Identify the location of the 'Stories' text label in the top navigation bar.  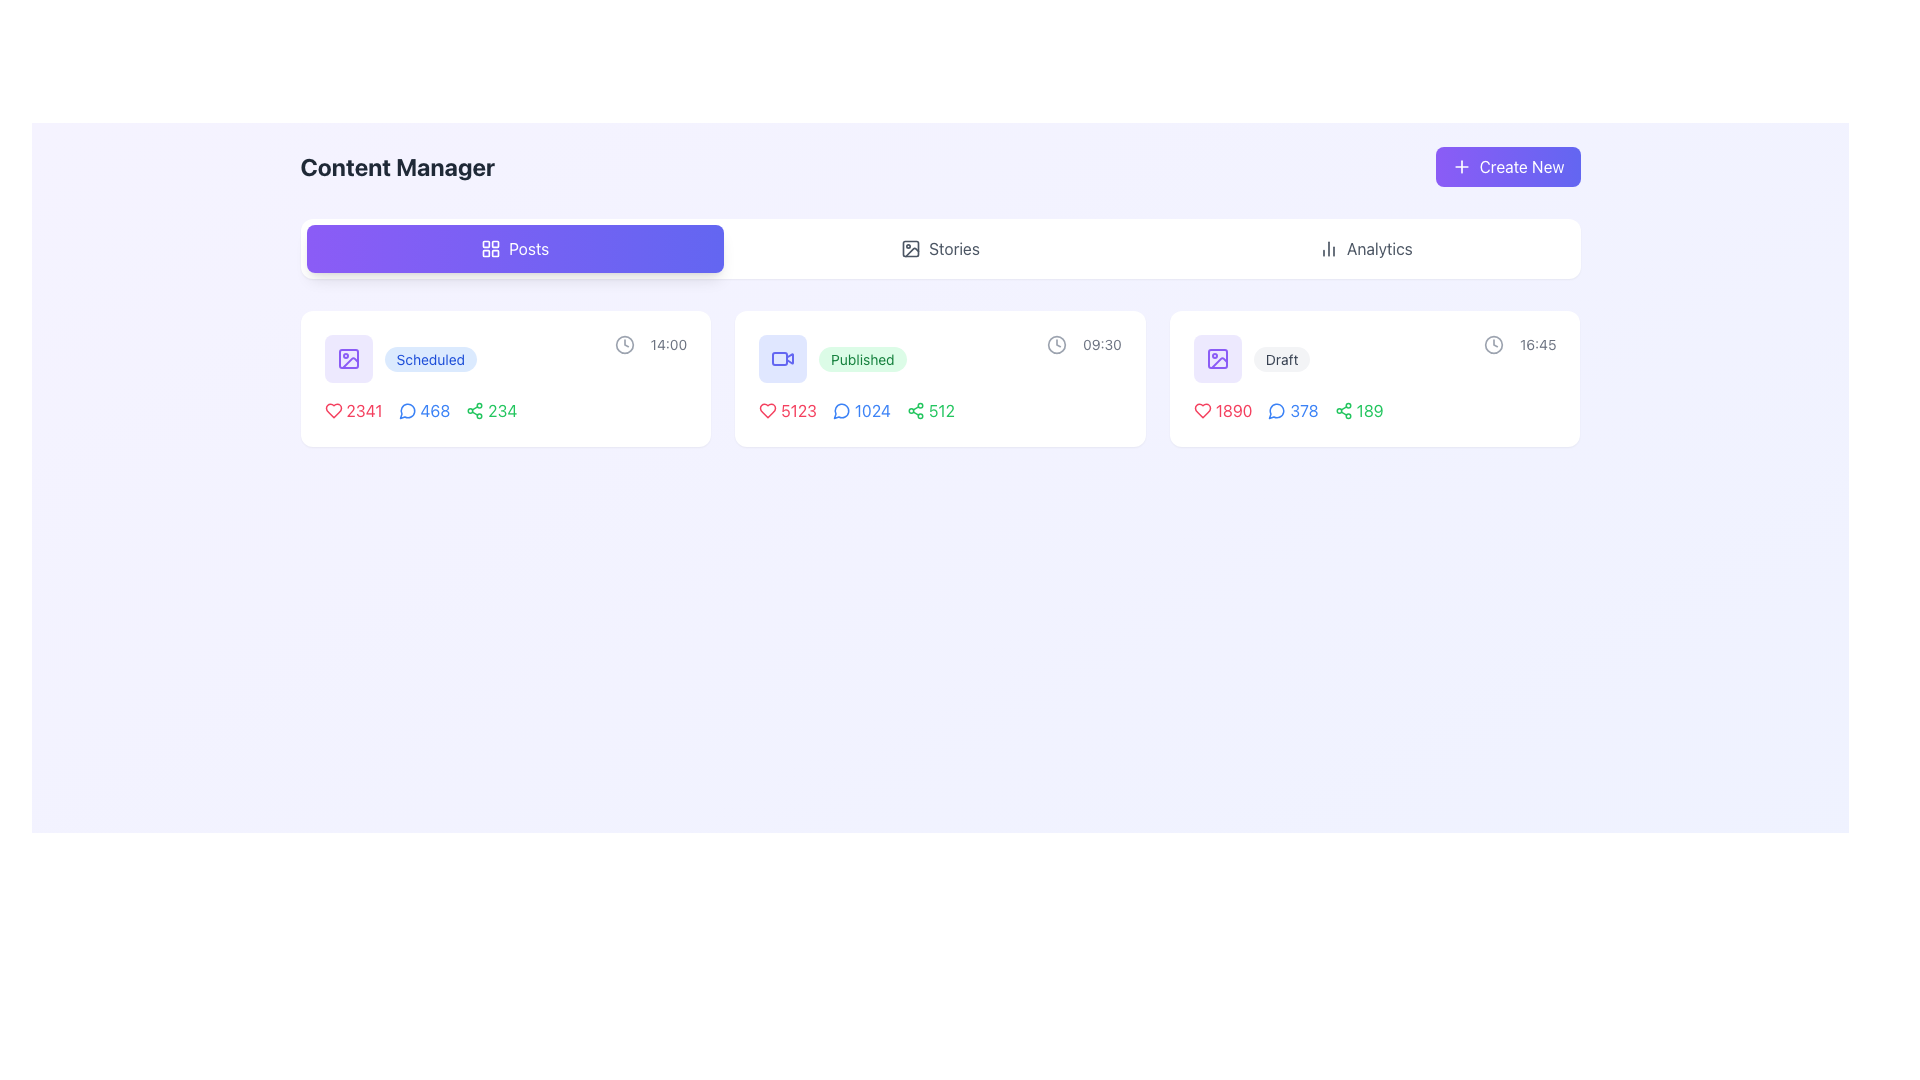
(953, 248).